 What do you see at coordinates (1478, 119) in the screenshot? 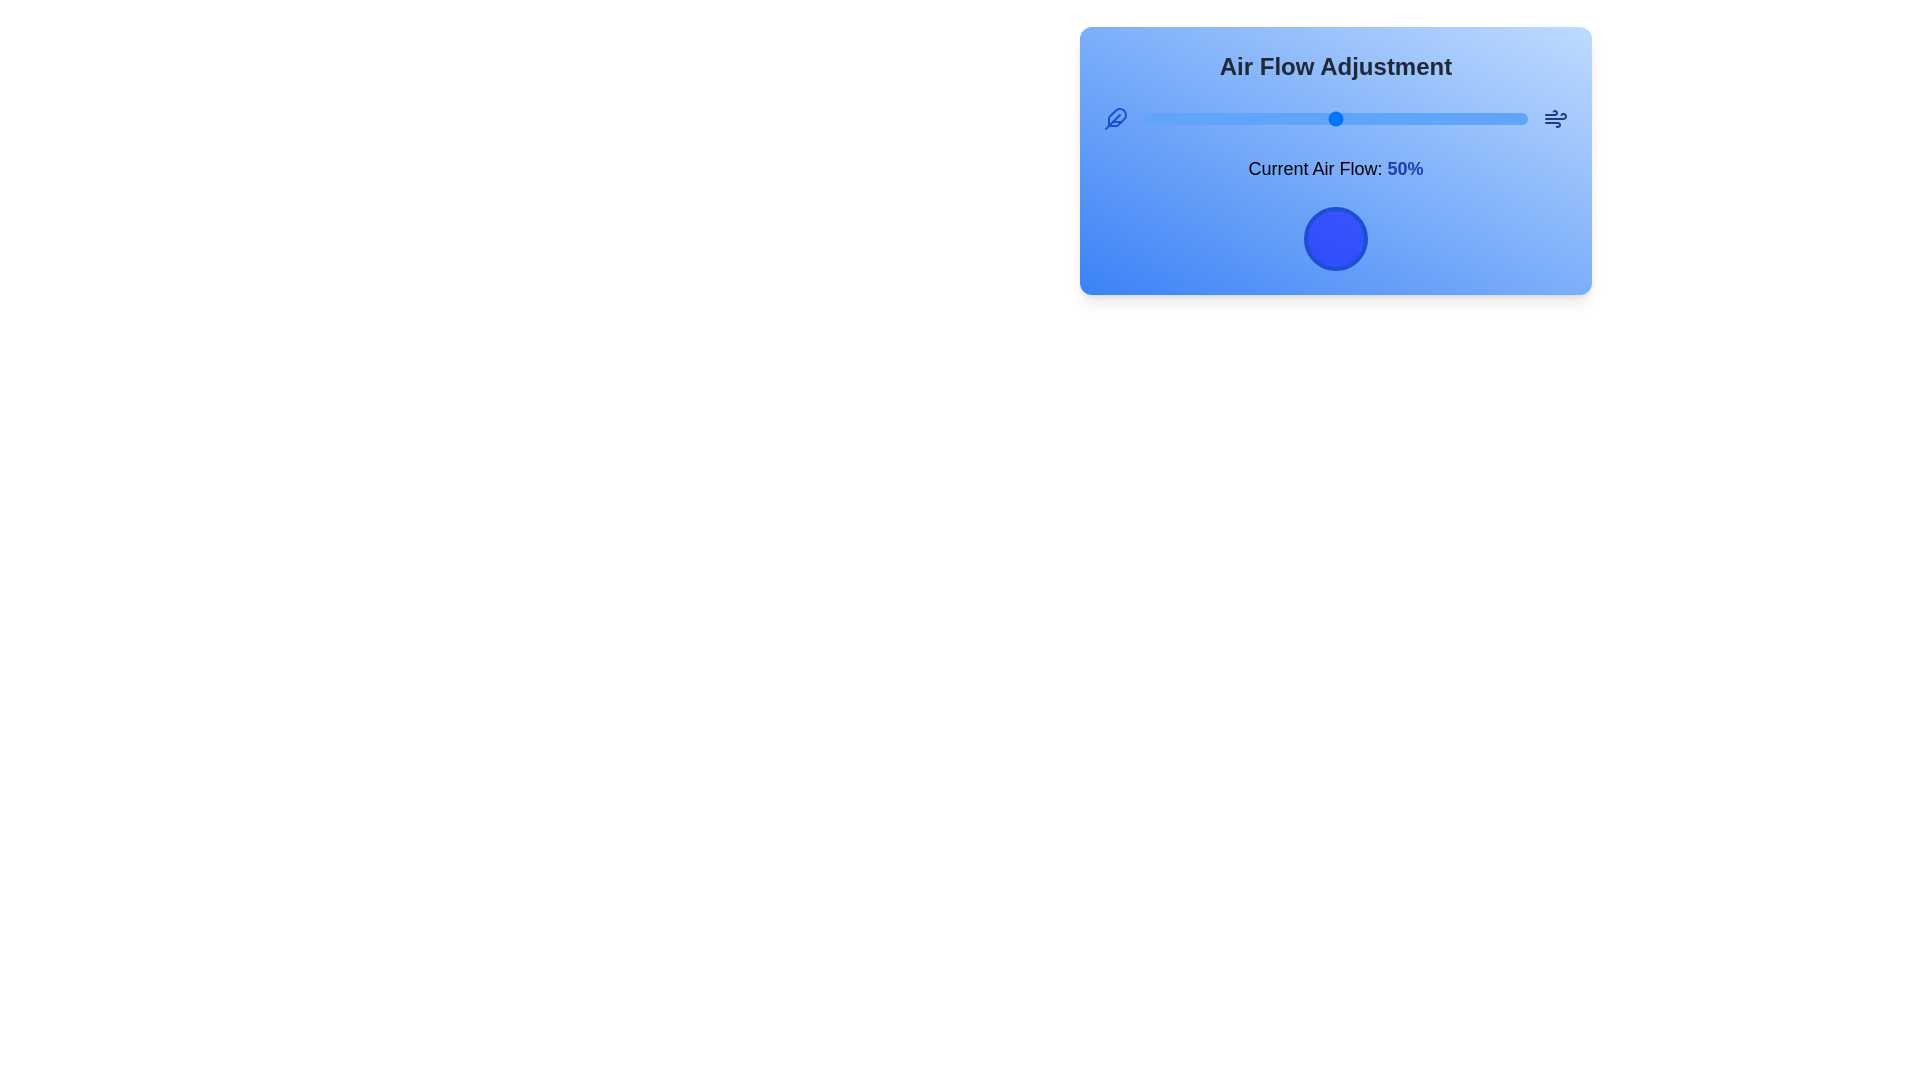
I see `the airflow slider to 87%` at bounding box center [1478, 119].